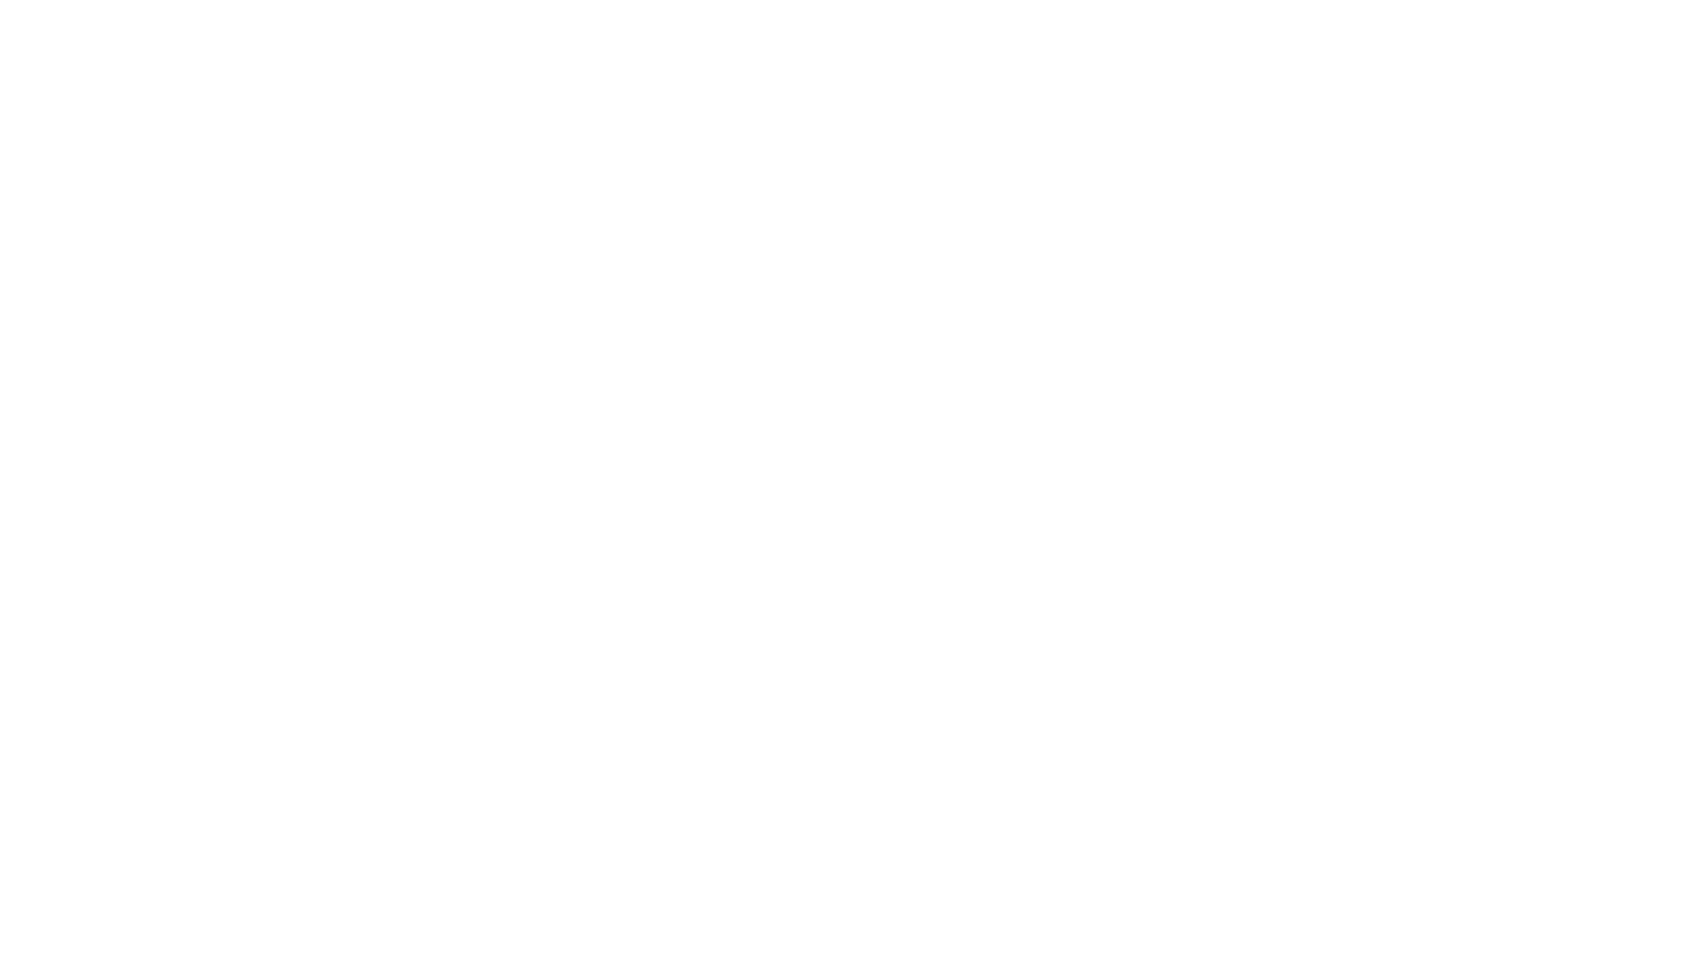 This screenshot has height=975, width=1704. What do you see at coordinates (1521, 950) in the screenshot?
I see `'TWK'` at bounding box center [1521, 950].